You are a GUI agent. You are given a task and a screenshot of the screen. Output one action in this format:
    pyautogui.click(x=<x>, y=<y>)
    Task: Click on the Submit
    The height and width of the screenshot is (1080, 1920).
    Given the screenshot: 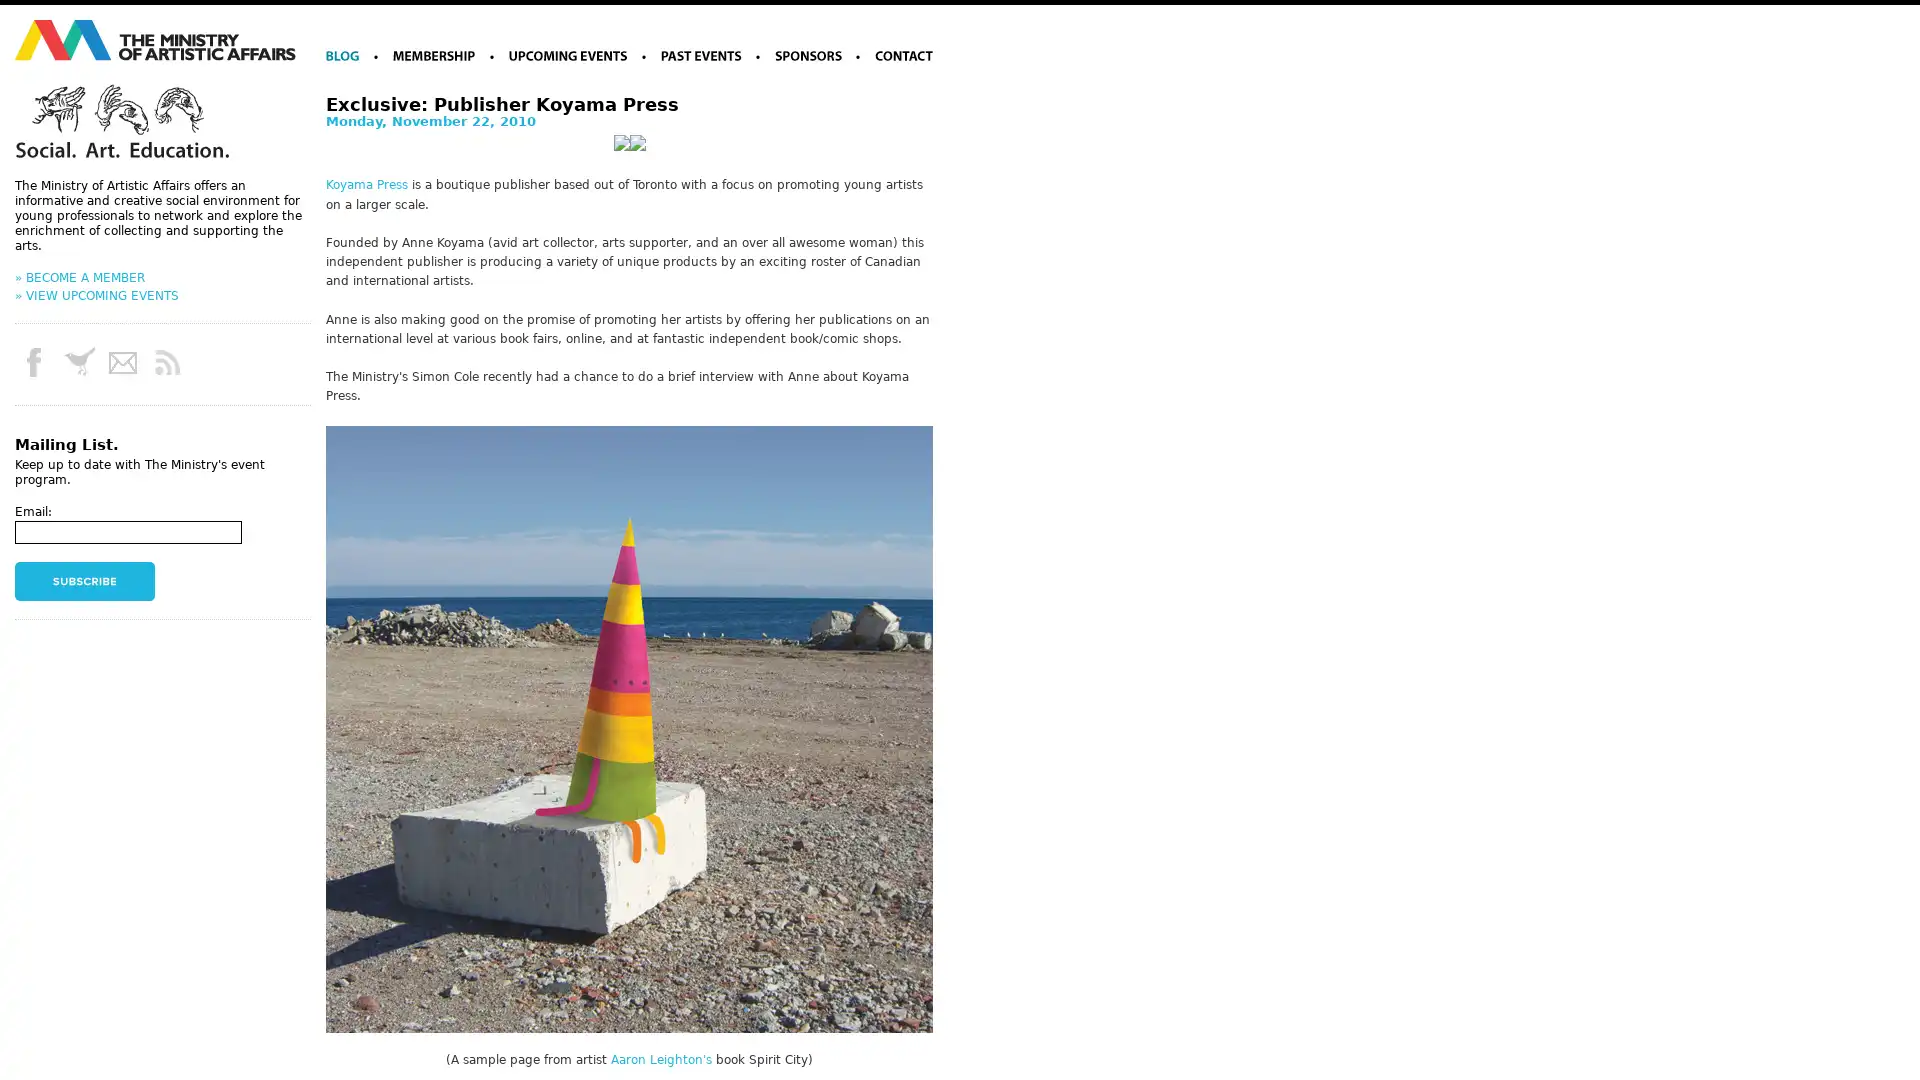 What is the action you would take?
    pyautogui.click(x=84, y=581)
    